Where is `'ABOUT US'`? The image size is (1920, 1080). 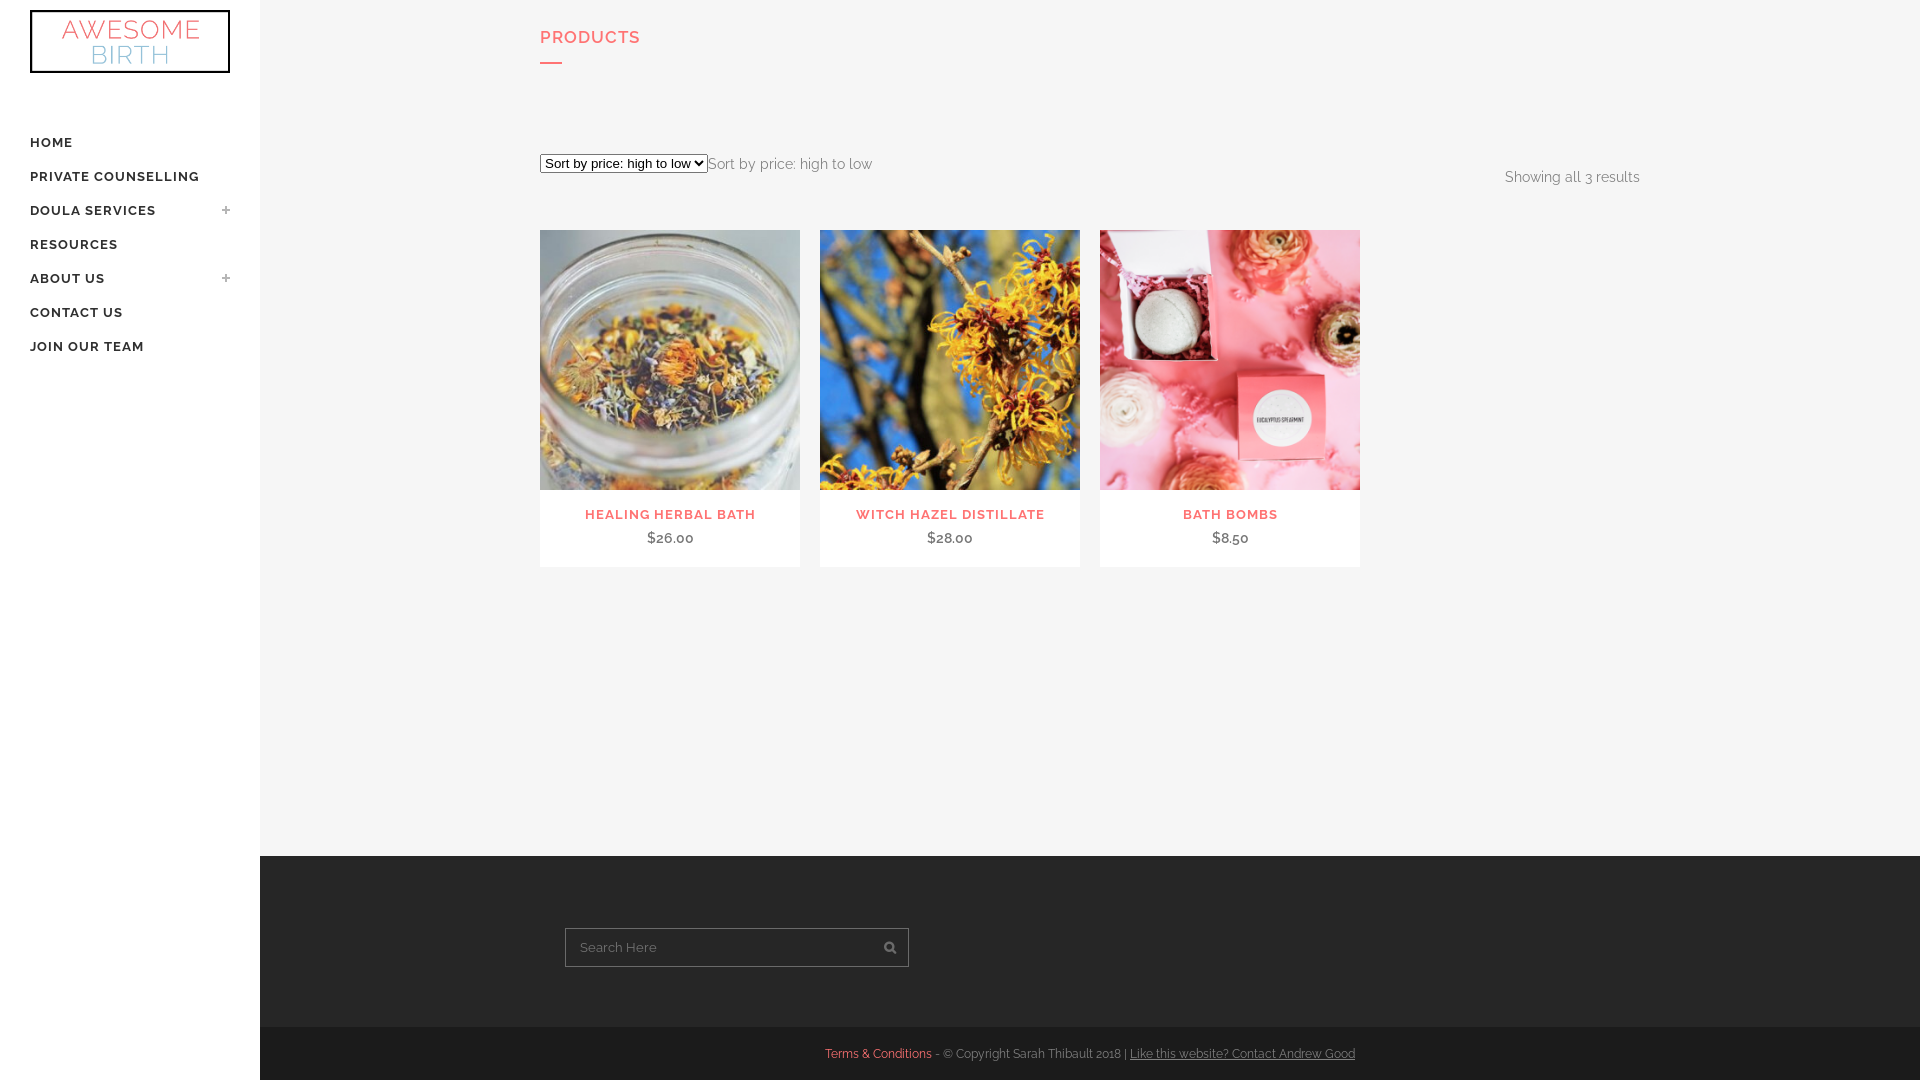 'ABOUT US' is located at coordinates (29, 278).